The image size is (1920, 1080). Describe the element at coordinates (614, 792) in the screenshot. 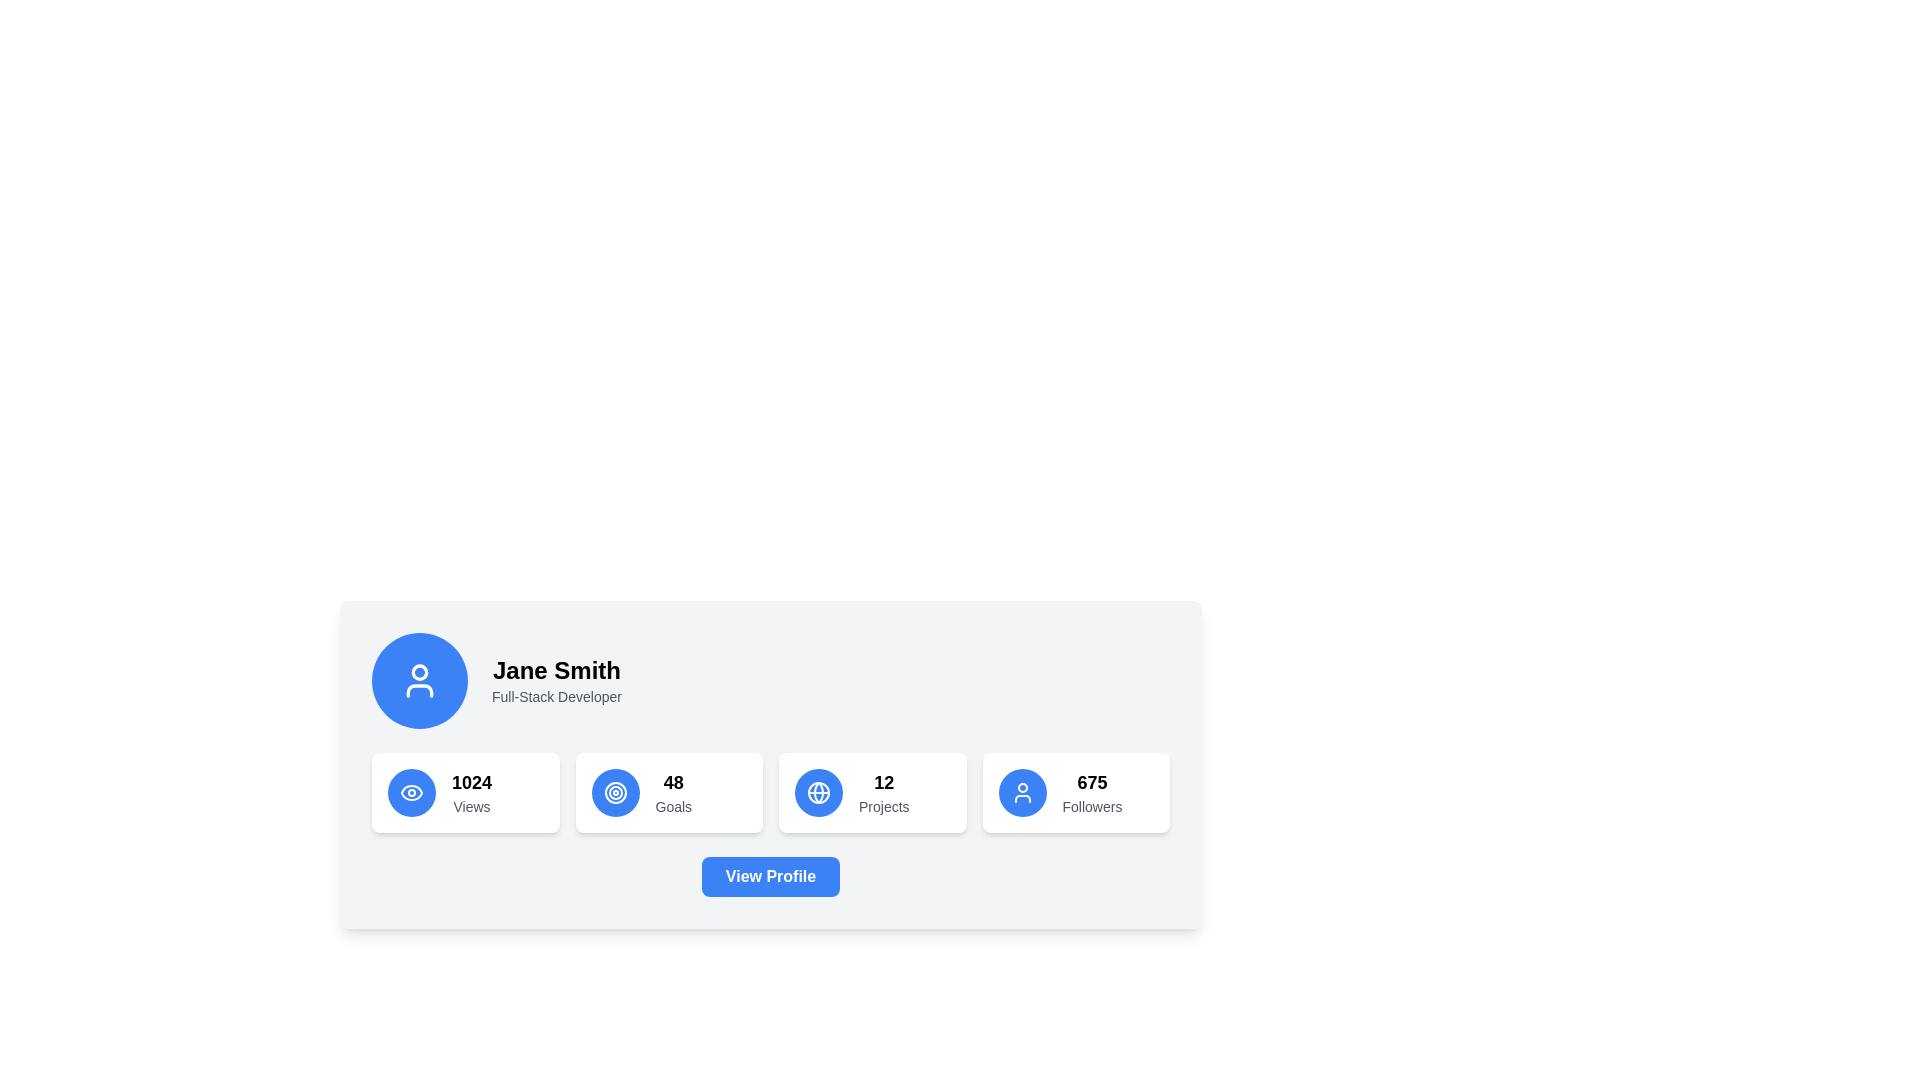

I see `the second concentric circle in the SVG target icon to visually indicate precision or focus` at that location.